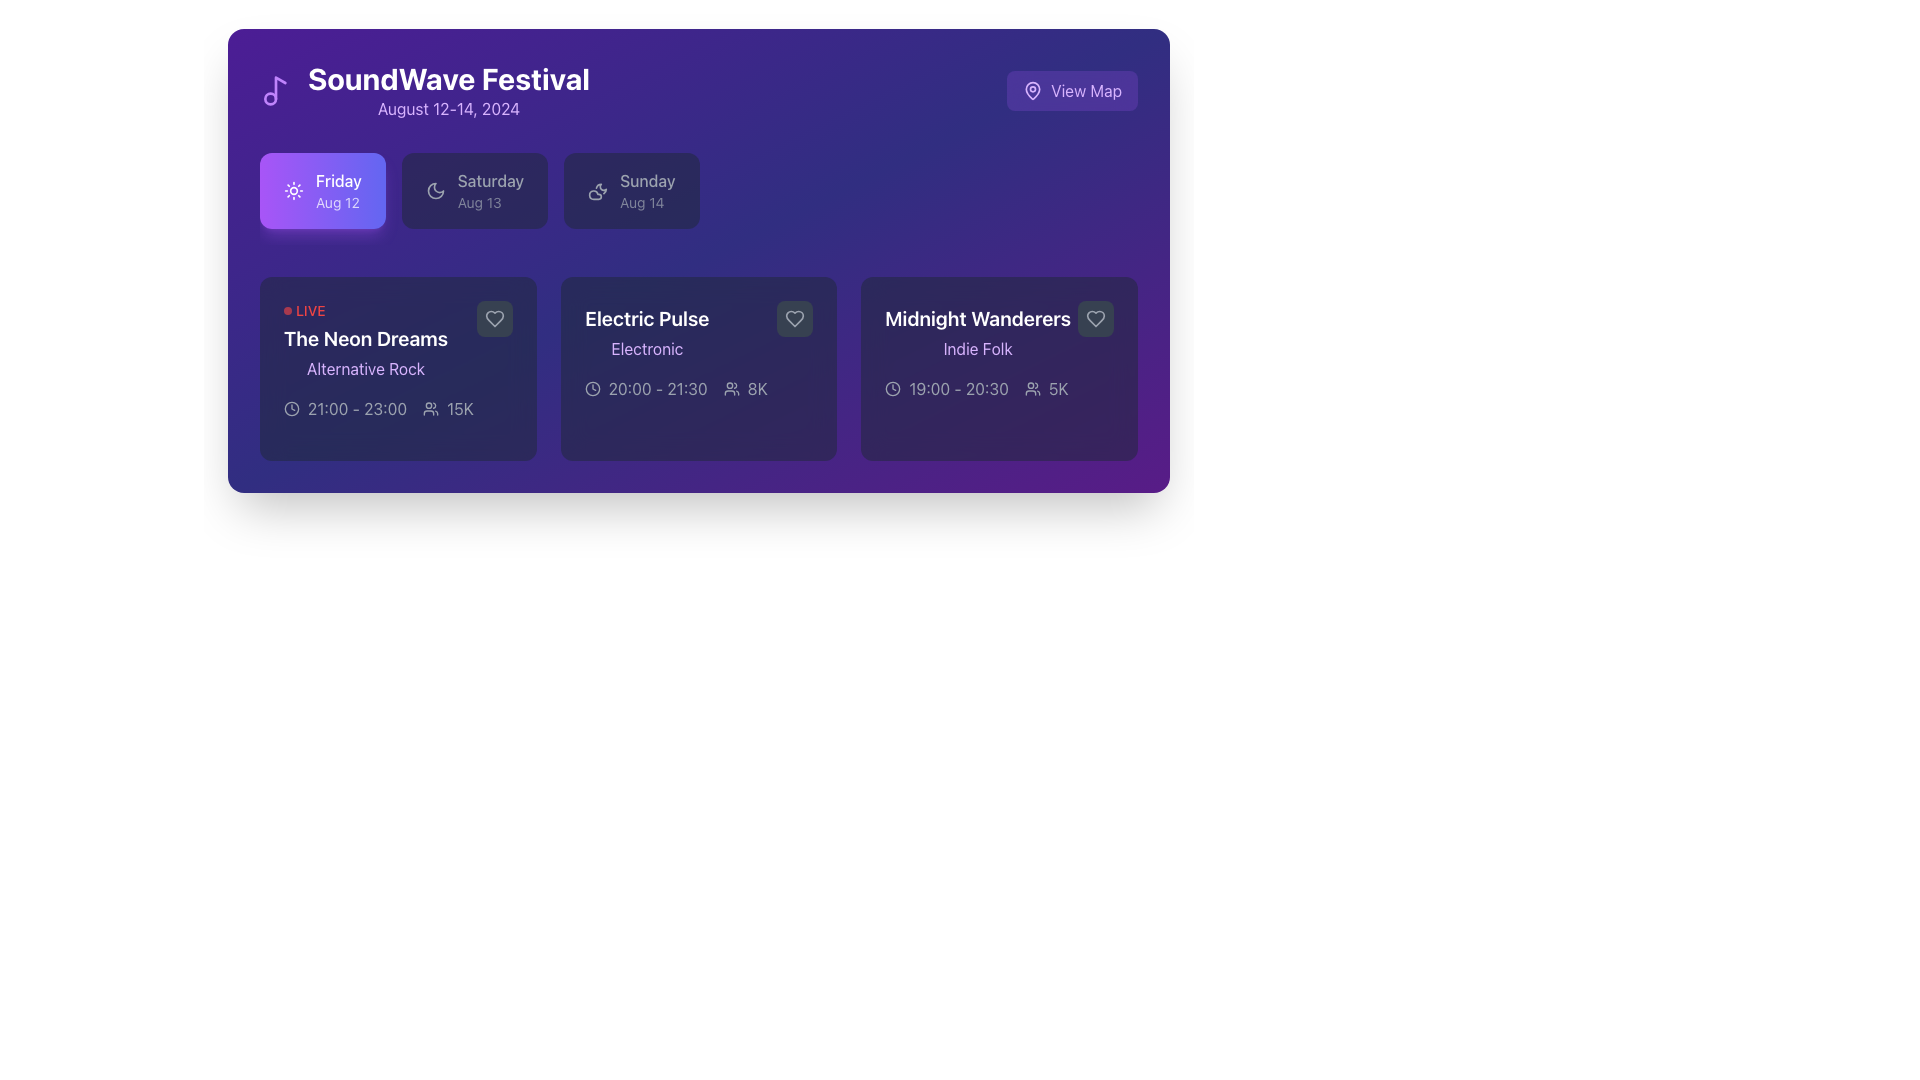  I want to click on the text label displaying the time range '21:00 - 23:00' for the event 'The Neon Dreams', which is styled in light gray on a dark background and has a red circular marker, so click(357, 407).